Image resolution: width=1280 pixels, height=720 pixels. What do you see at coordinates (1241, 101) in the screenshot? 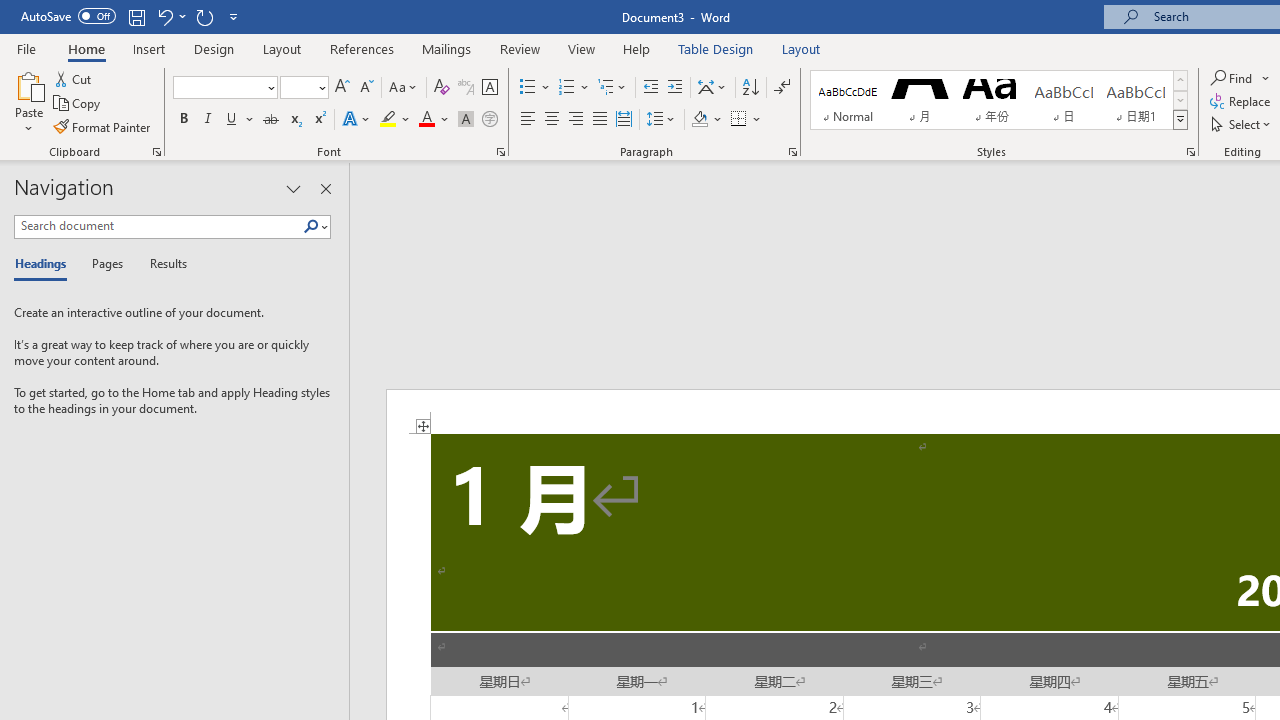
I see `'Replace...'` at bounding box center [1241, 101].